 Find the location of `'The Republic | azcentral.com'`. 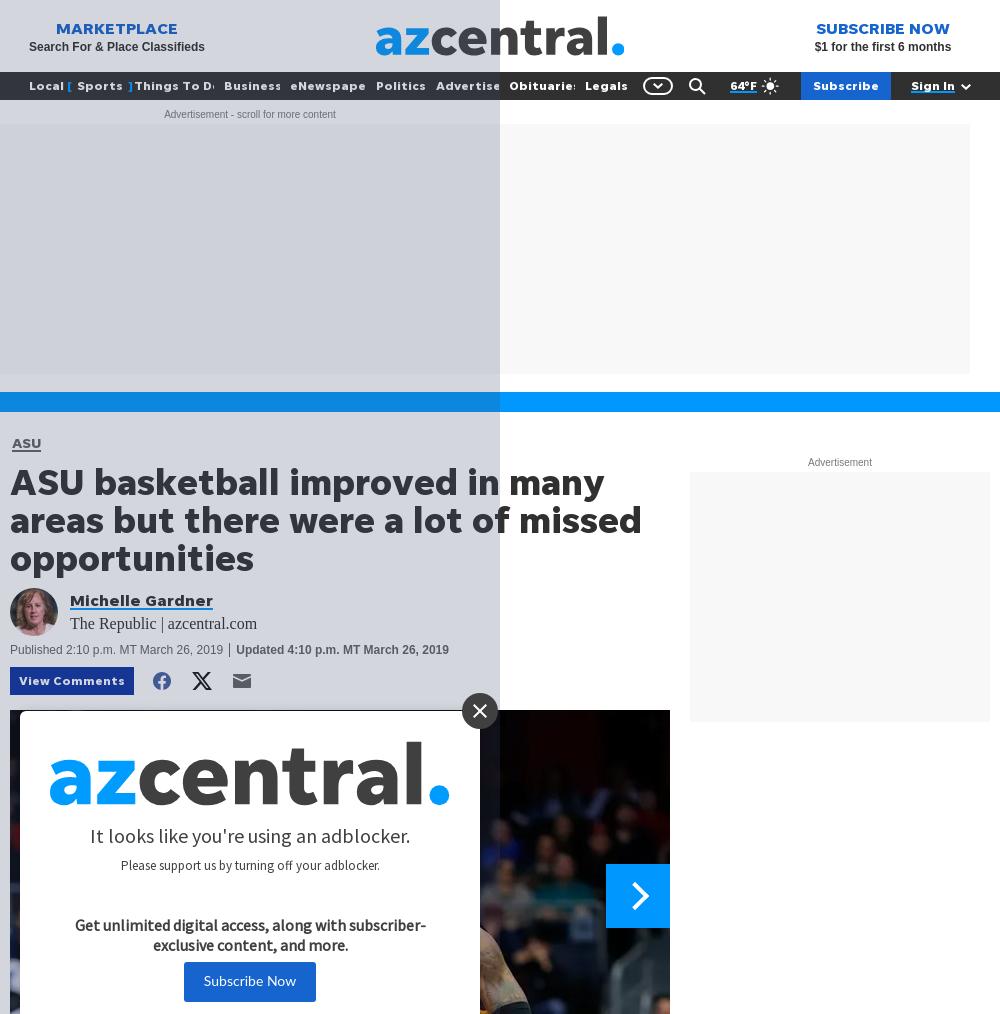

'The Republic | azcentral.com' is located at coordinates (163, 623).